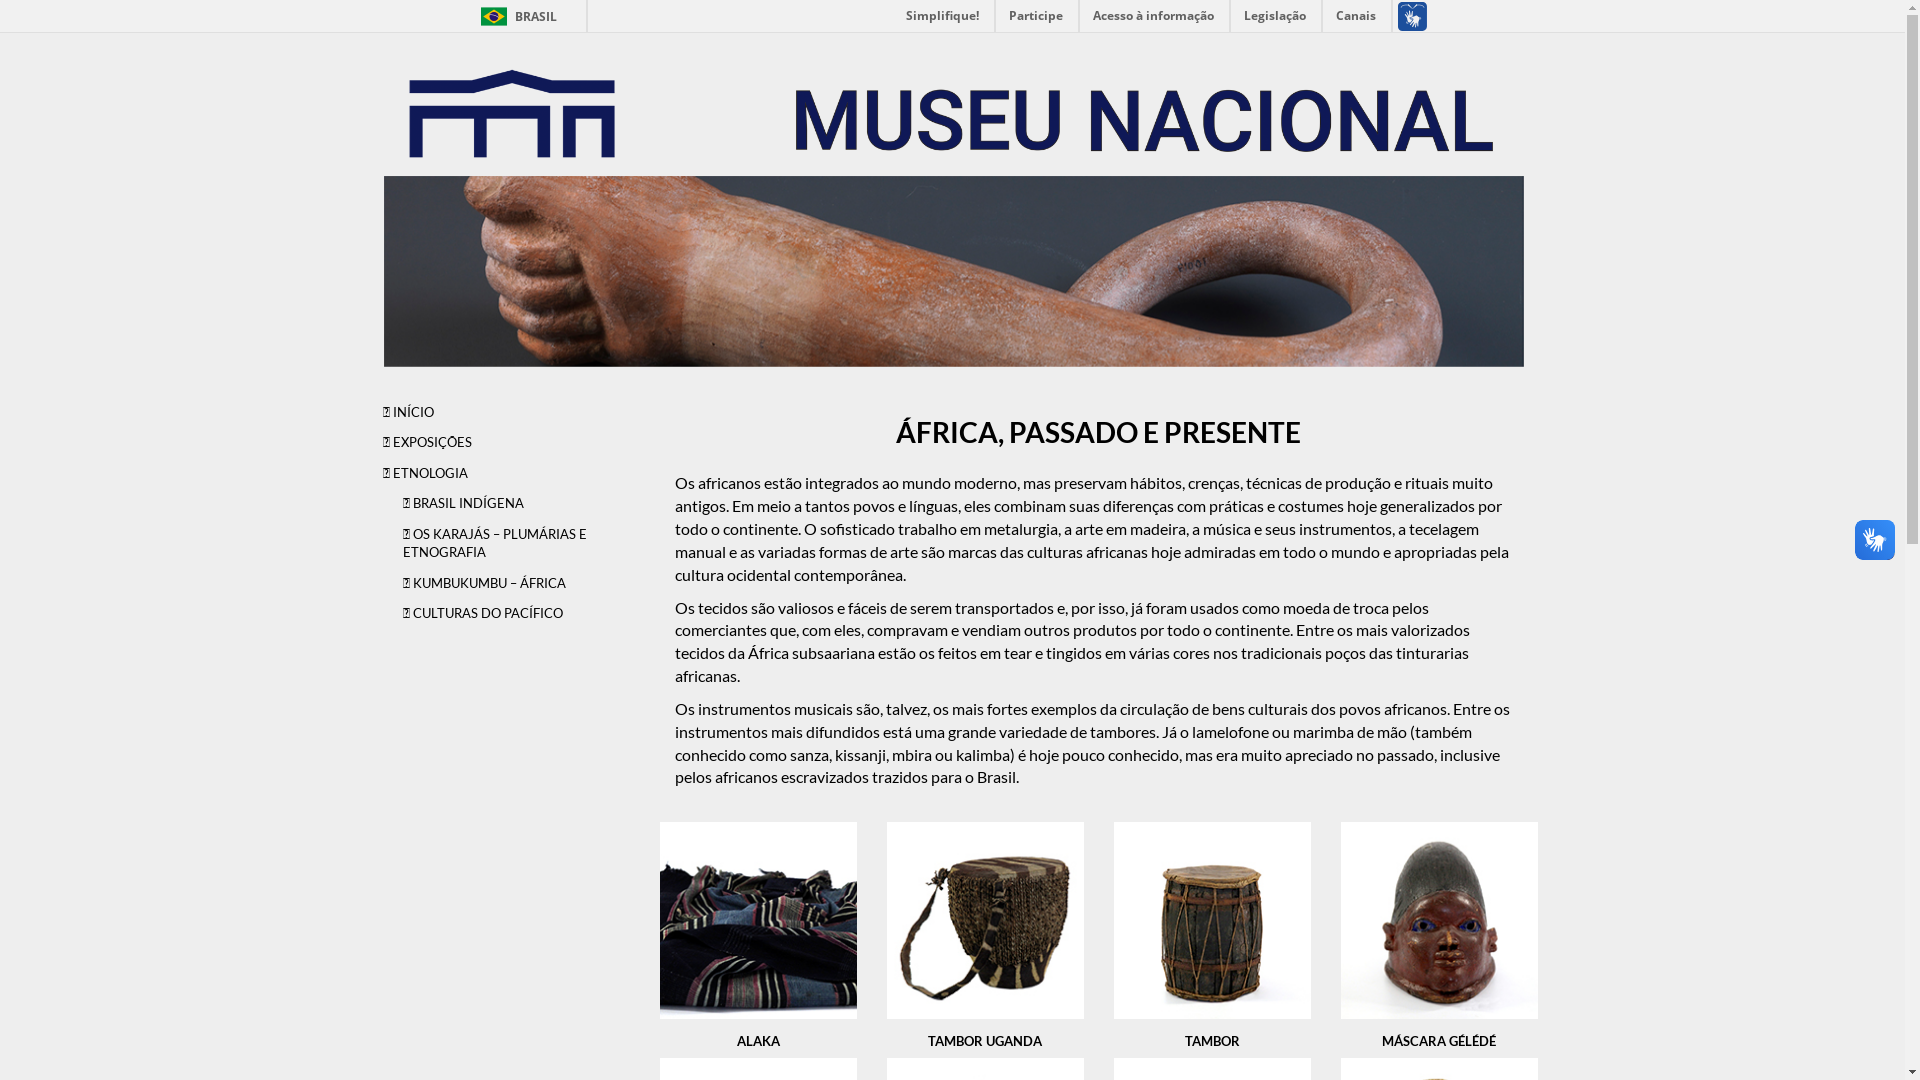  I want to click on 'ALAKA', so click(757, 934).